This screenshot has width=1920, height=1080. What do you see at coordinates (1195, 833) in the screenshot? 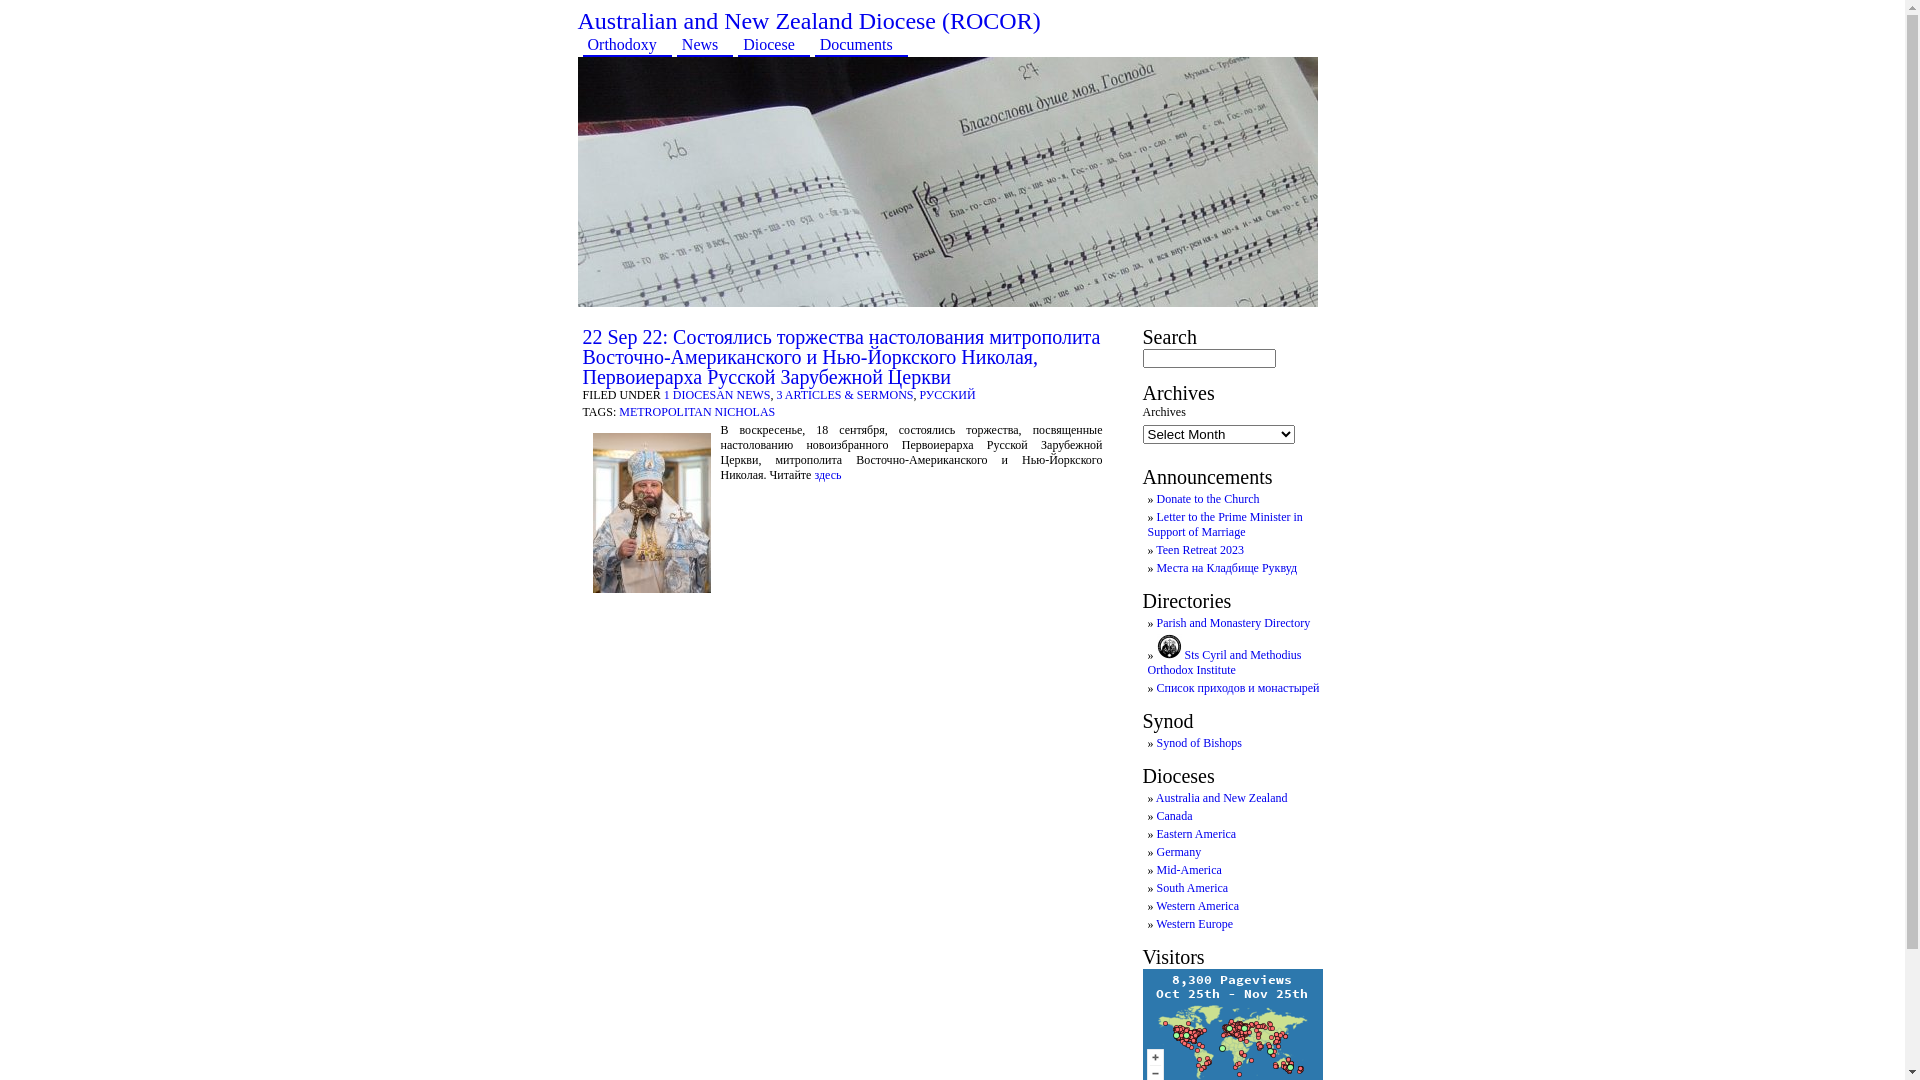
I see `'Eastern America'` at bounding box center [1195, 833].